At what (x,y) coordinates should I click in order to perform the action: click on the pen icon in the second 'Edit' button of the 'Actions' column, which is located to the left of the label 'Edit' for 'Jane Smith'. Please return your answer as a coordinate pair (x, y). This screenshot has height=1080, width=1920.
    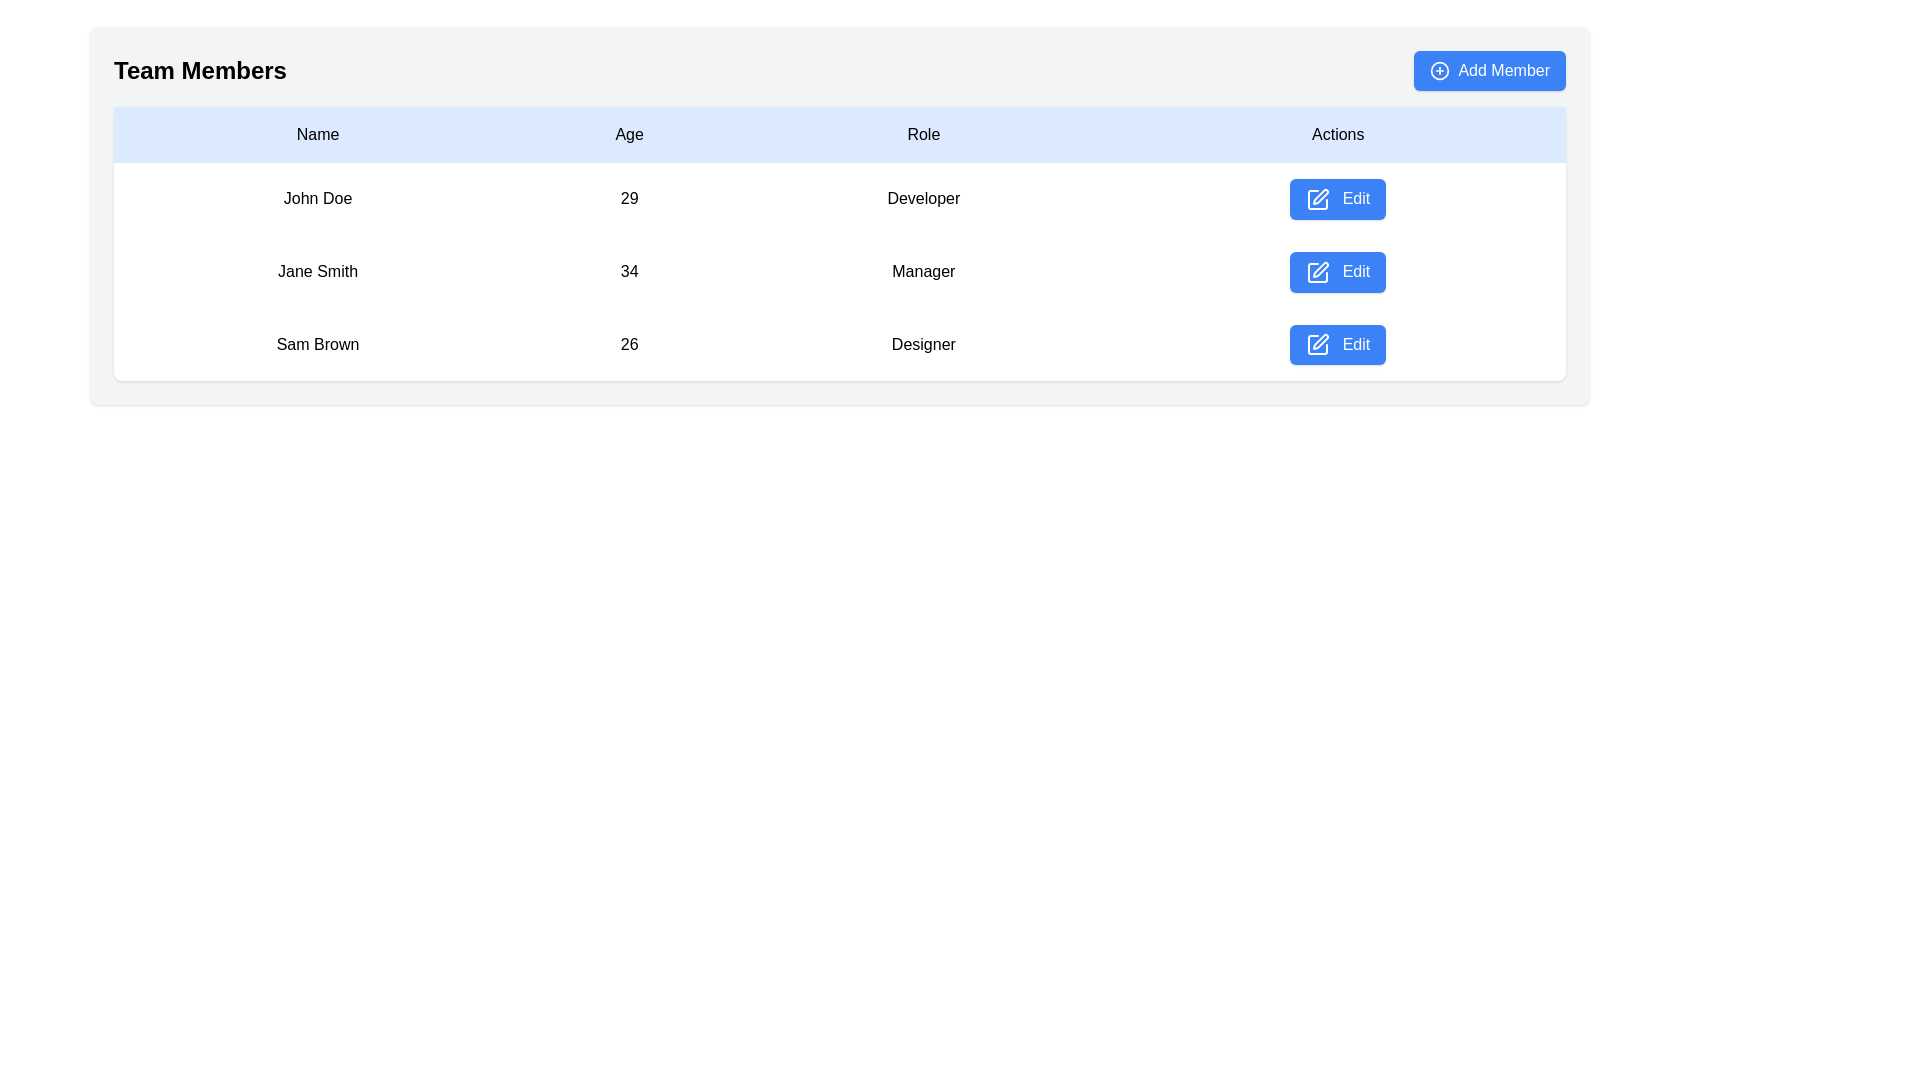
    Looking at the image, I should click on (1318, 272).